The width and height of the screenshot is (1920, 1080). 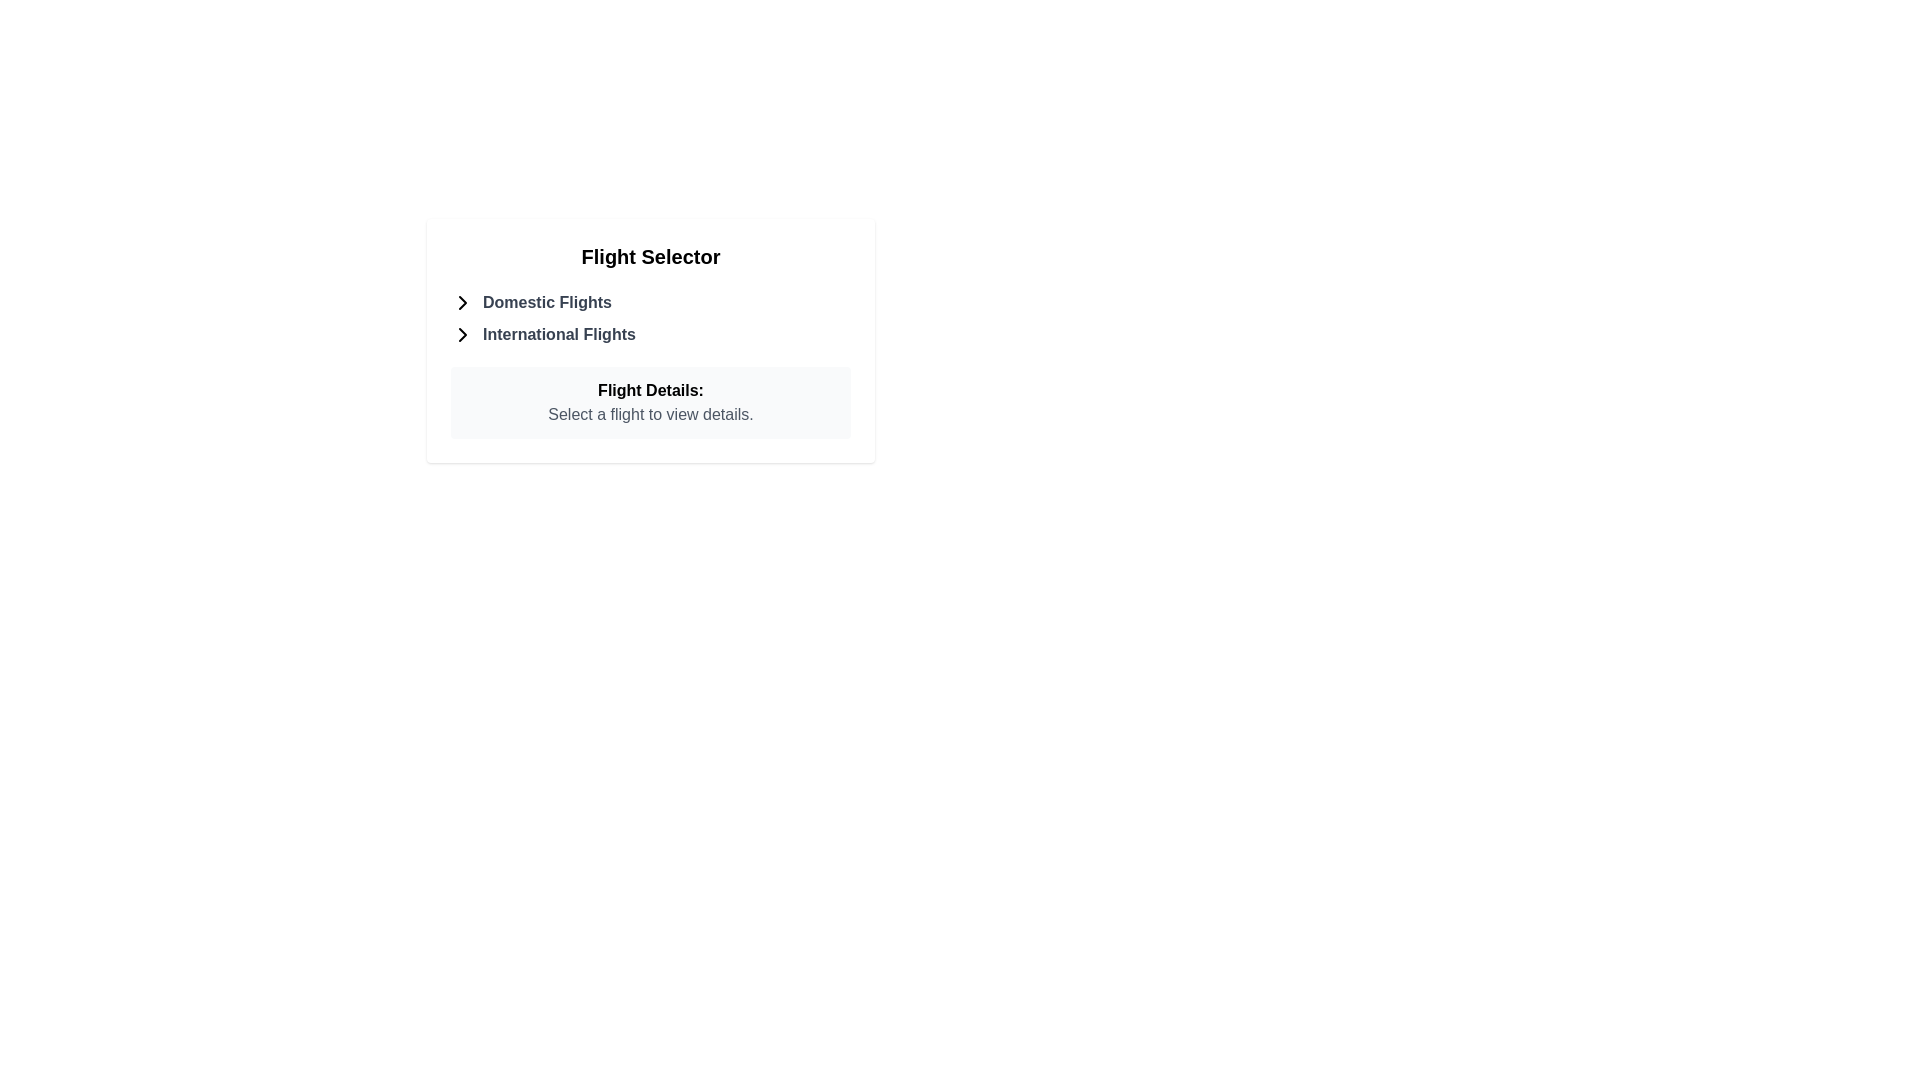 What do you see at coordinates (651, 334) in the screenshot?
I see `the 'International Flights' navigation list item, which is the second entry in the vertical navigation list under 'Flight Selector'` at bounding box center [651, 334].